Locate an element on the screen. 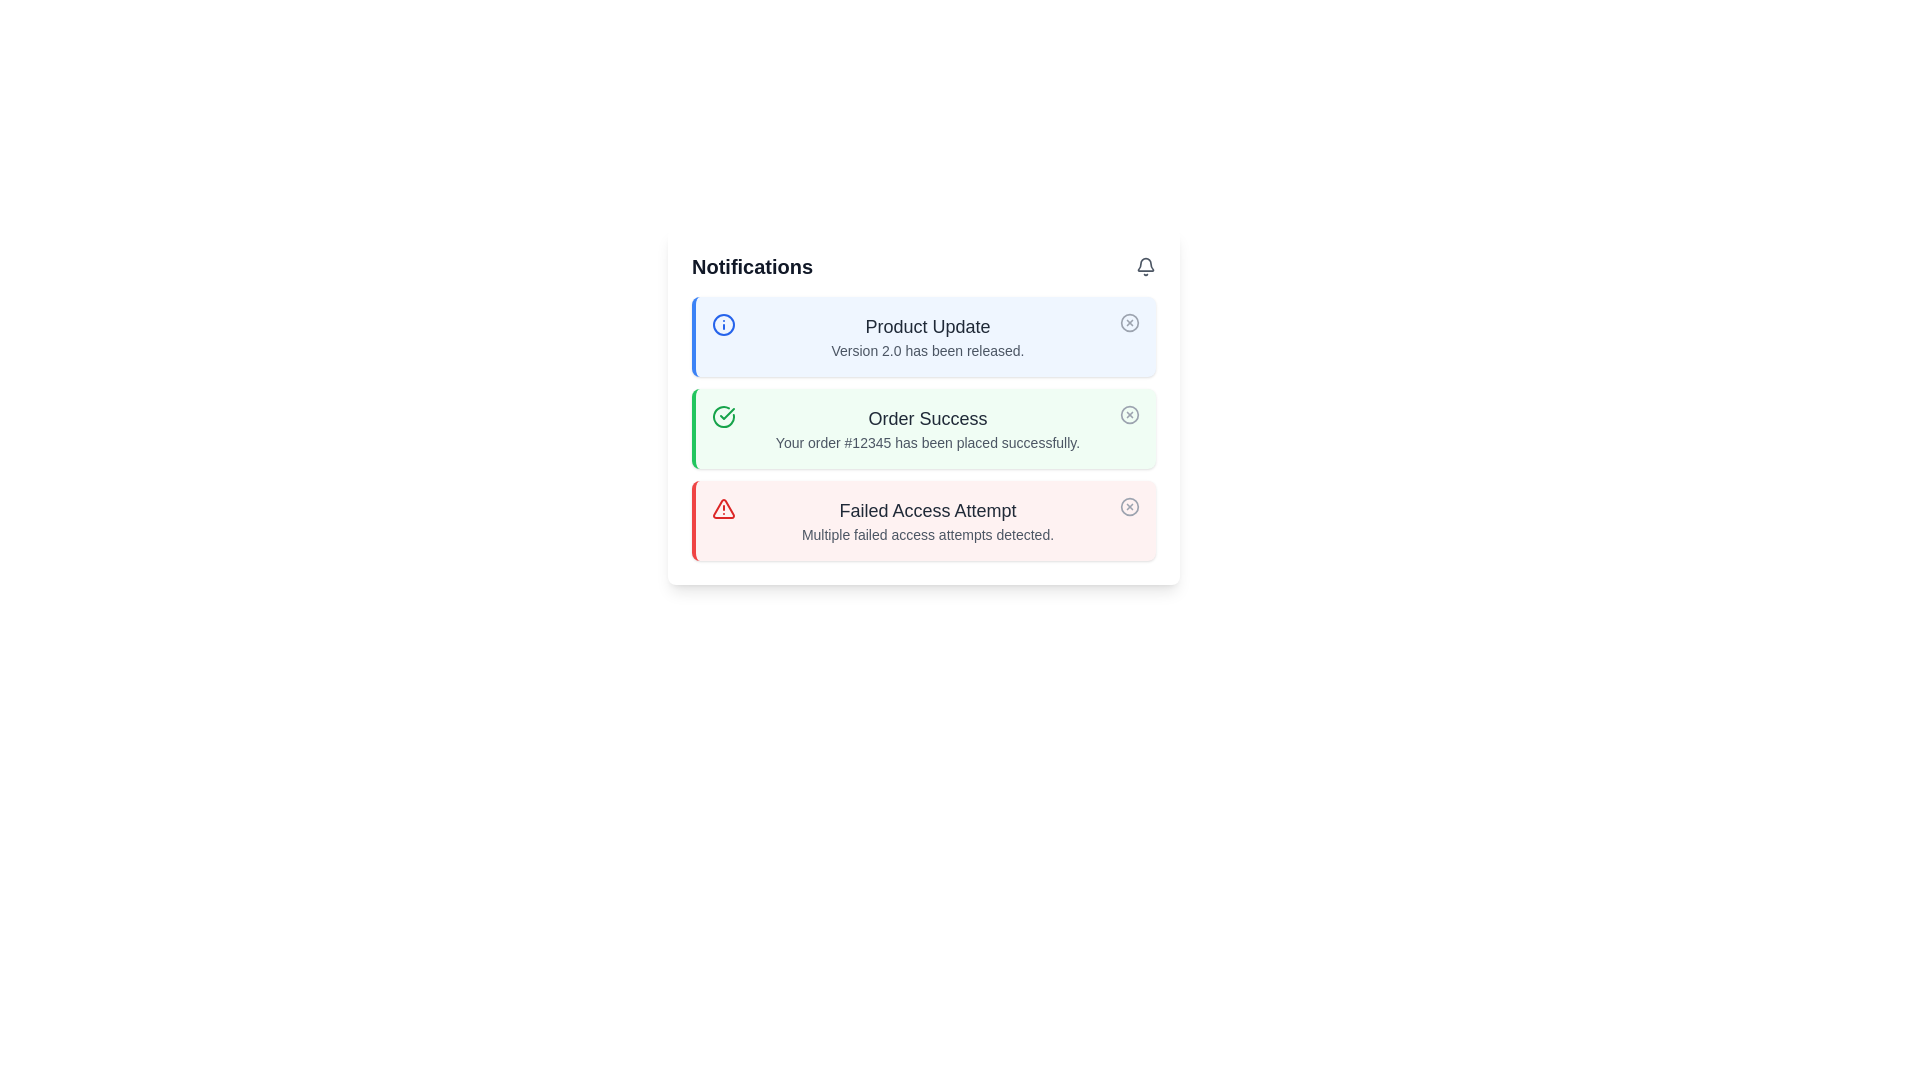 This screenshot has width=1920, height=1080. the warning indicator icon located in the top-left corner of the 'Failed Access Attempt' notification card for additional information if enabled is located at coordinates (723, 508).